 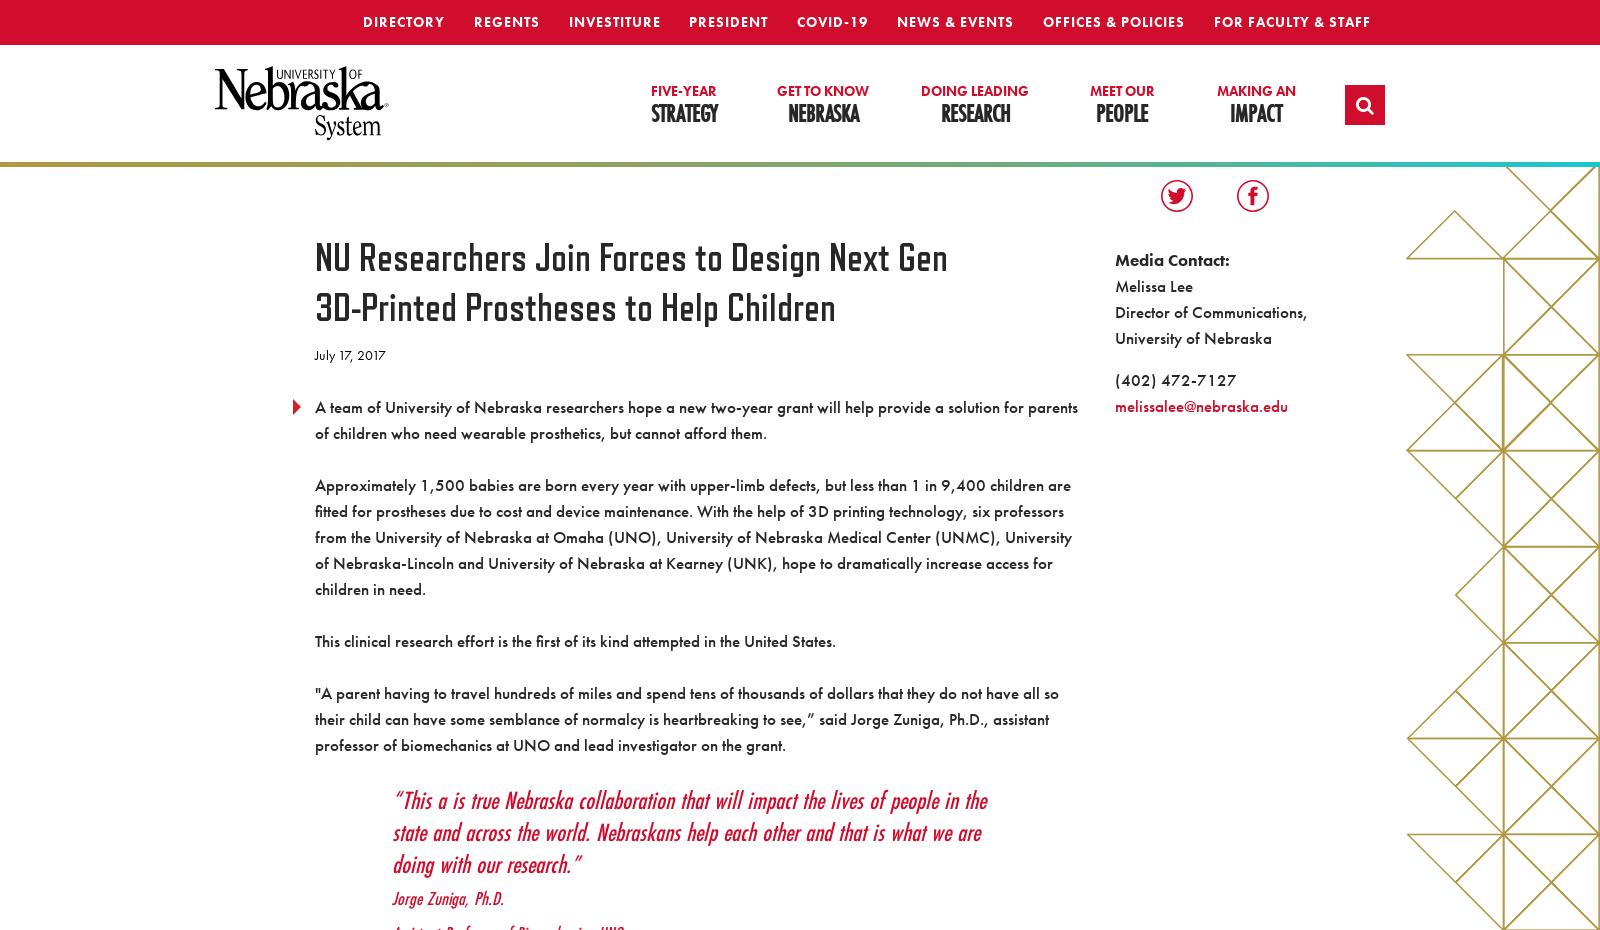 I want to click on 'Covid-19', so click(x=796, y=21).